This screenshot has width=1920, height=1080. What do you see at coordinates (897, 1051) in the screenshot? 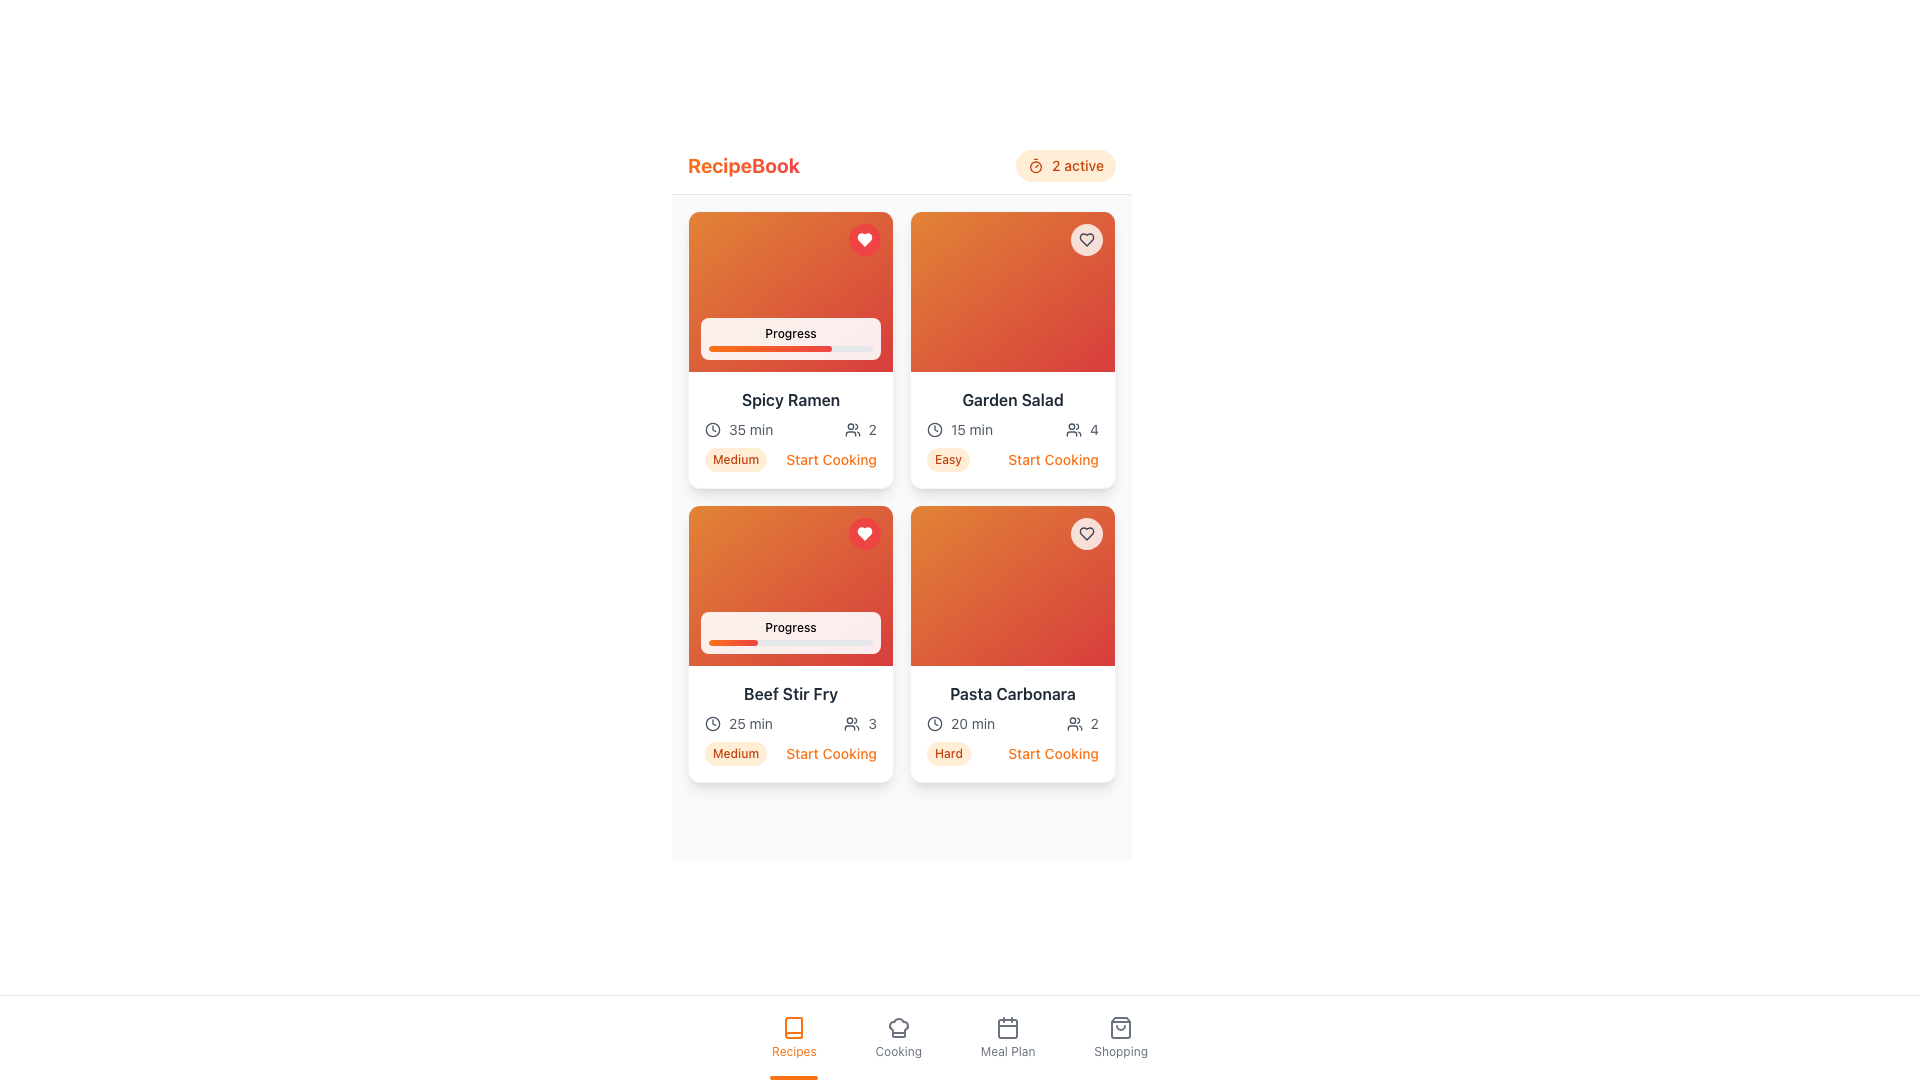
I see `label 'Cooking' which is styled in a small-sized font and positioned beneath the chef's hat icon in the bottom navigation bar, making it the third item from the left` at bounding box center [897, 1051].